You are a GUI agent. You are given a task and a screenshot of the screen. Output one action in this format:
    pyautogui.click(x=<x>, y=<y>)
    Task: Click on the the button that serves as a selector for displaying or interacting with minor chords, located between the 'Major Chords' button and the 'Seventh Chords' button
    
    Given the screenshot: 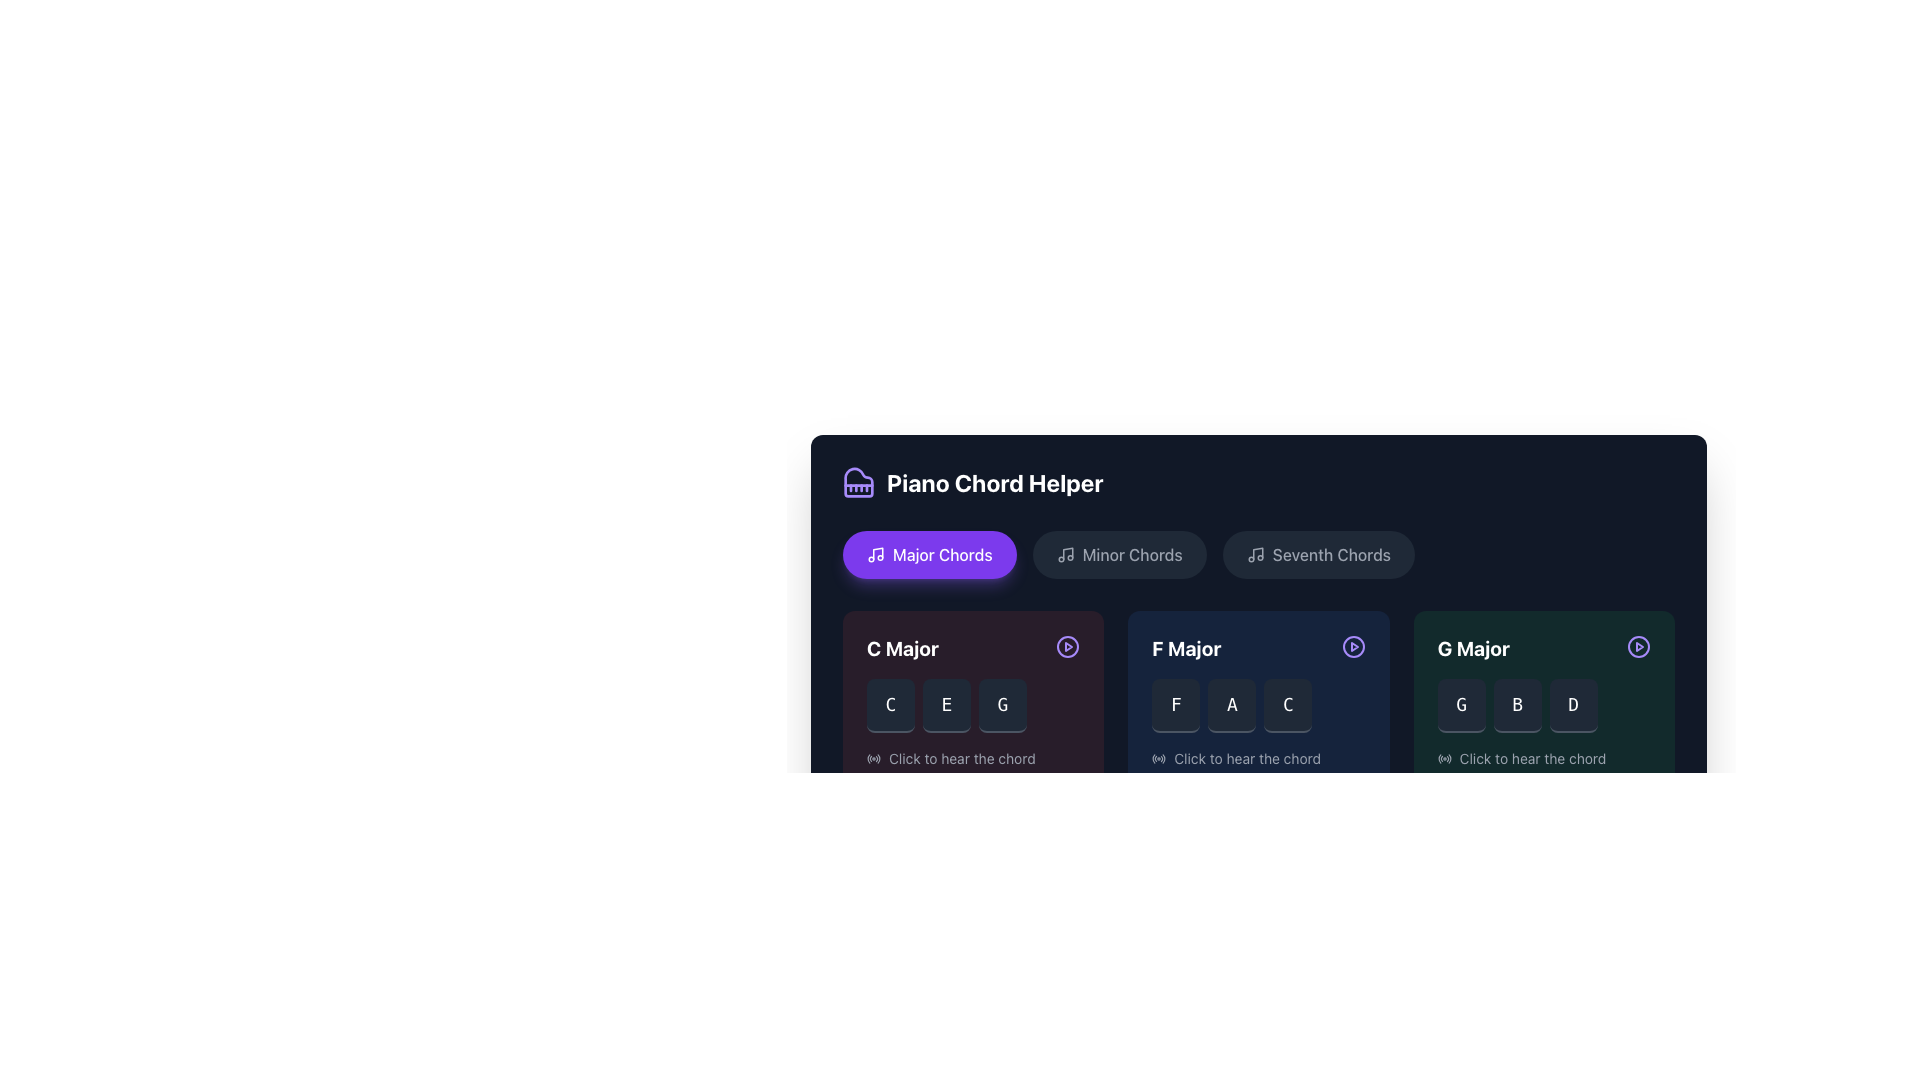 What is the action you would take?
    pyautogui.click(x=1118, y=555)
    